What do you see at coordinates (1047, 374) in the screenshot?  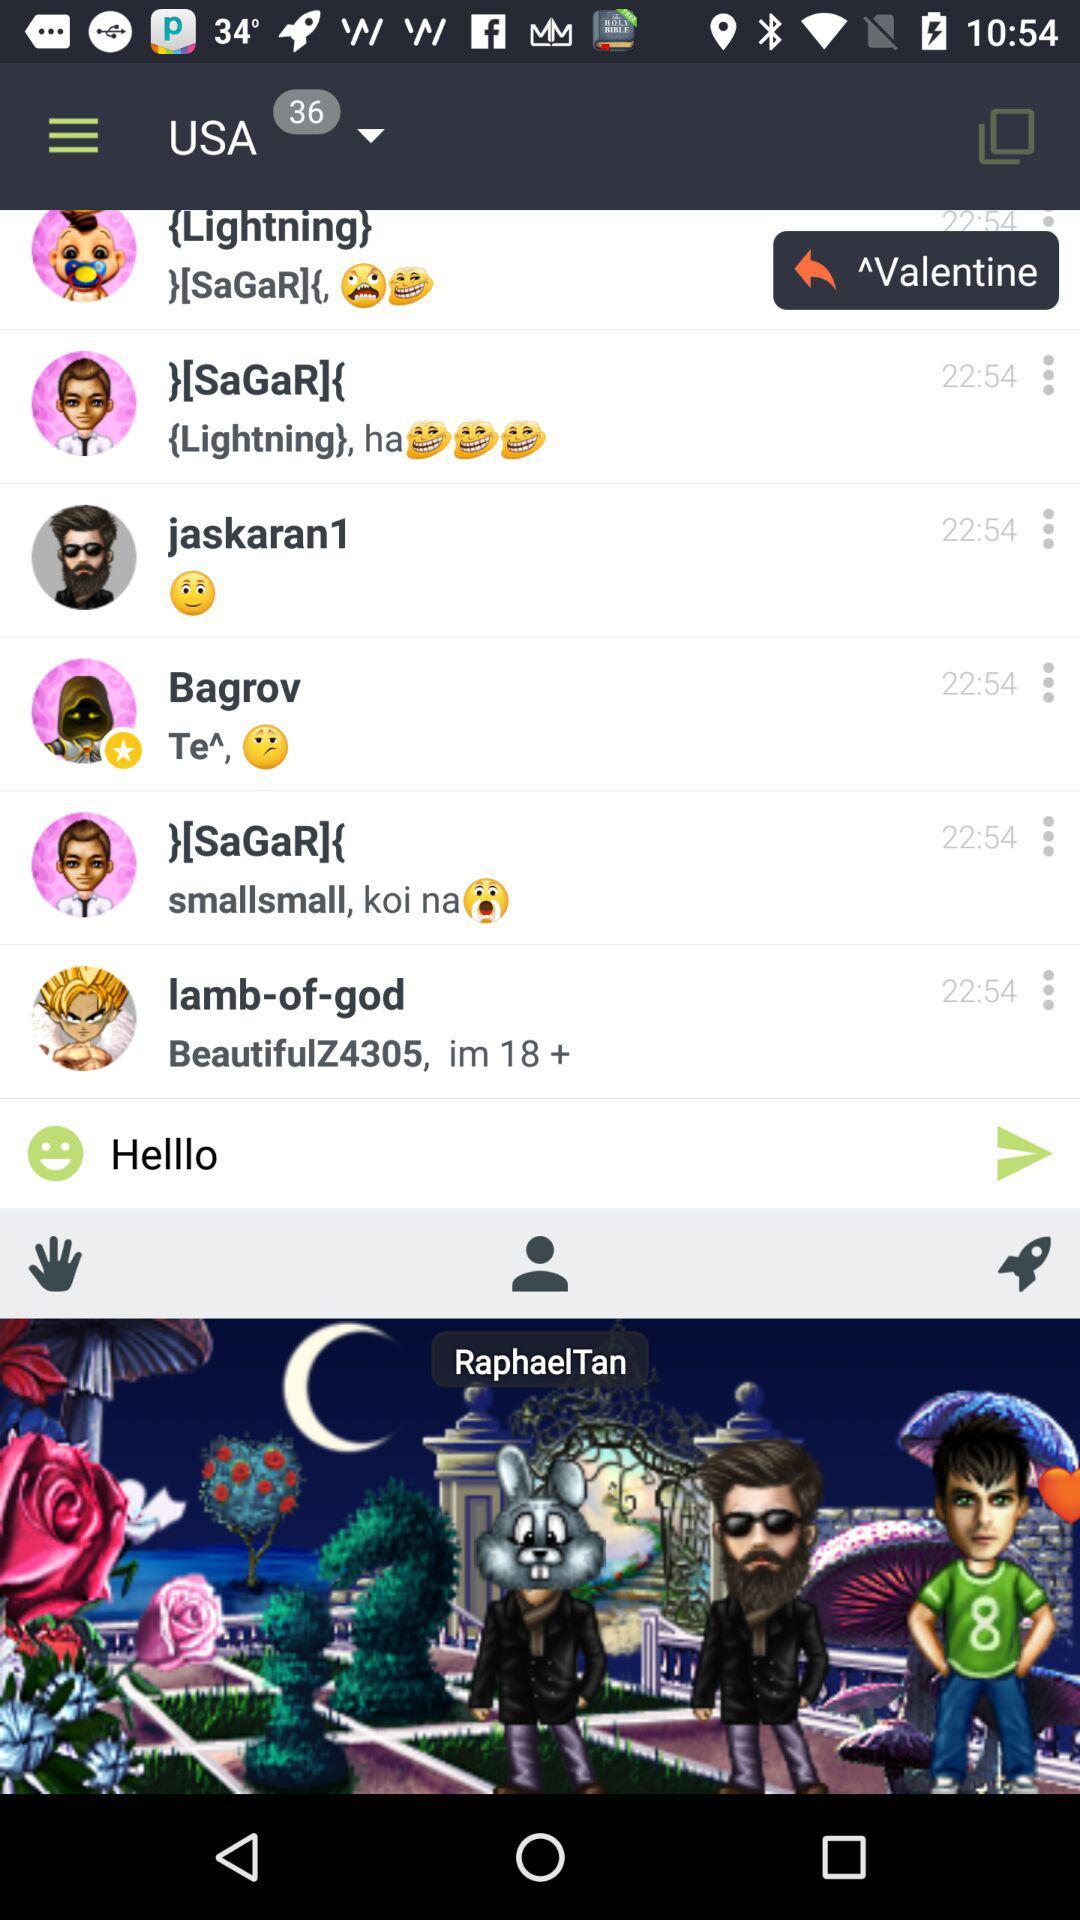 I see `switch autoplay option` at bounding box center [1047, 374].